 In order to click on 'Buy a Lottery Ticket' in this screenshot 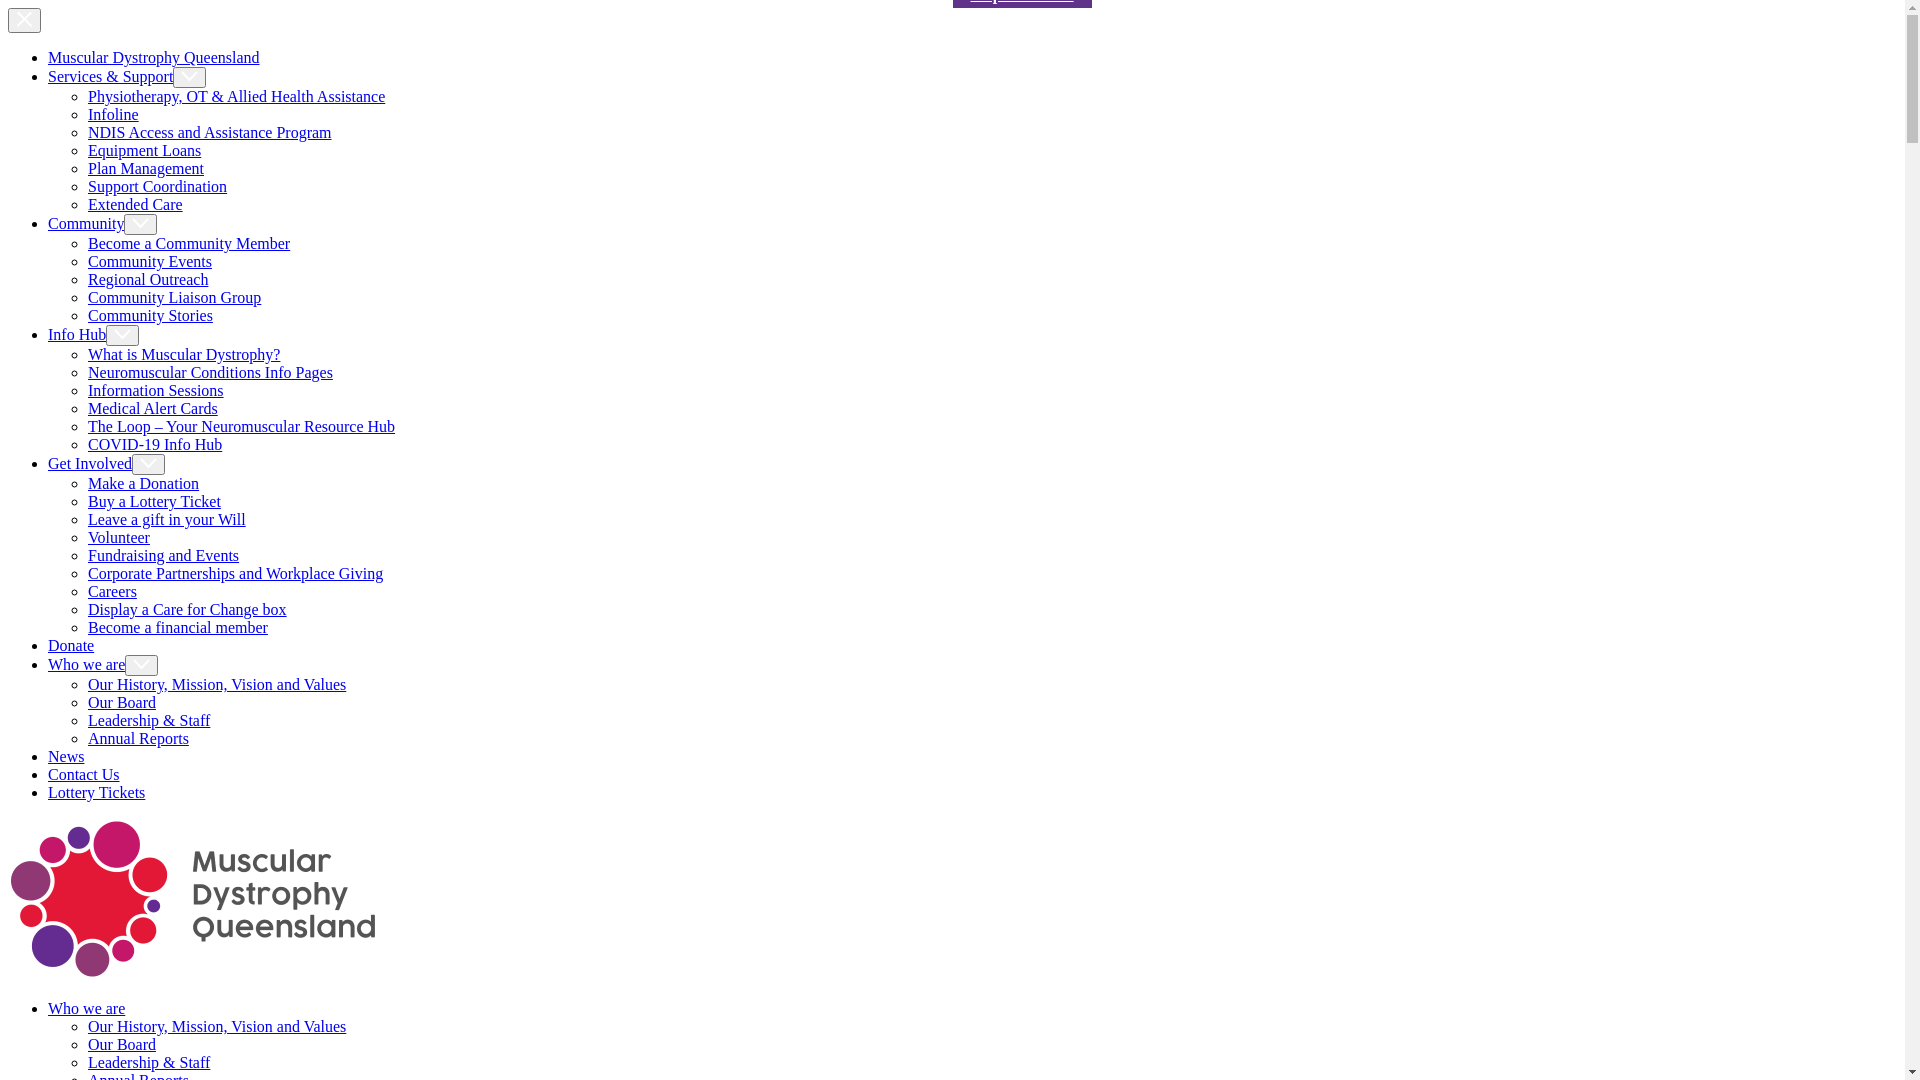, I will do `click(153, 500)`.